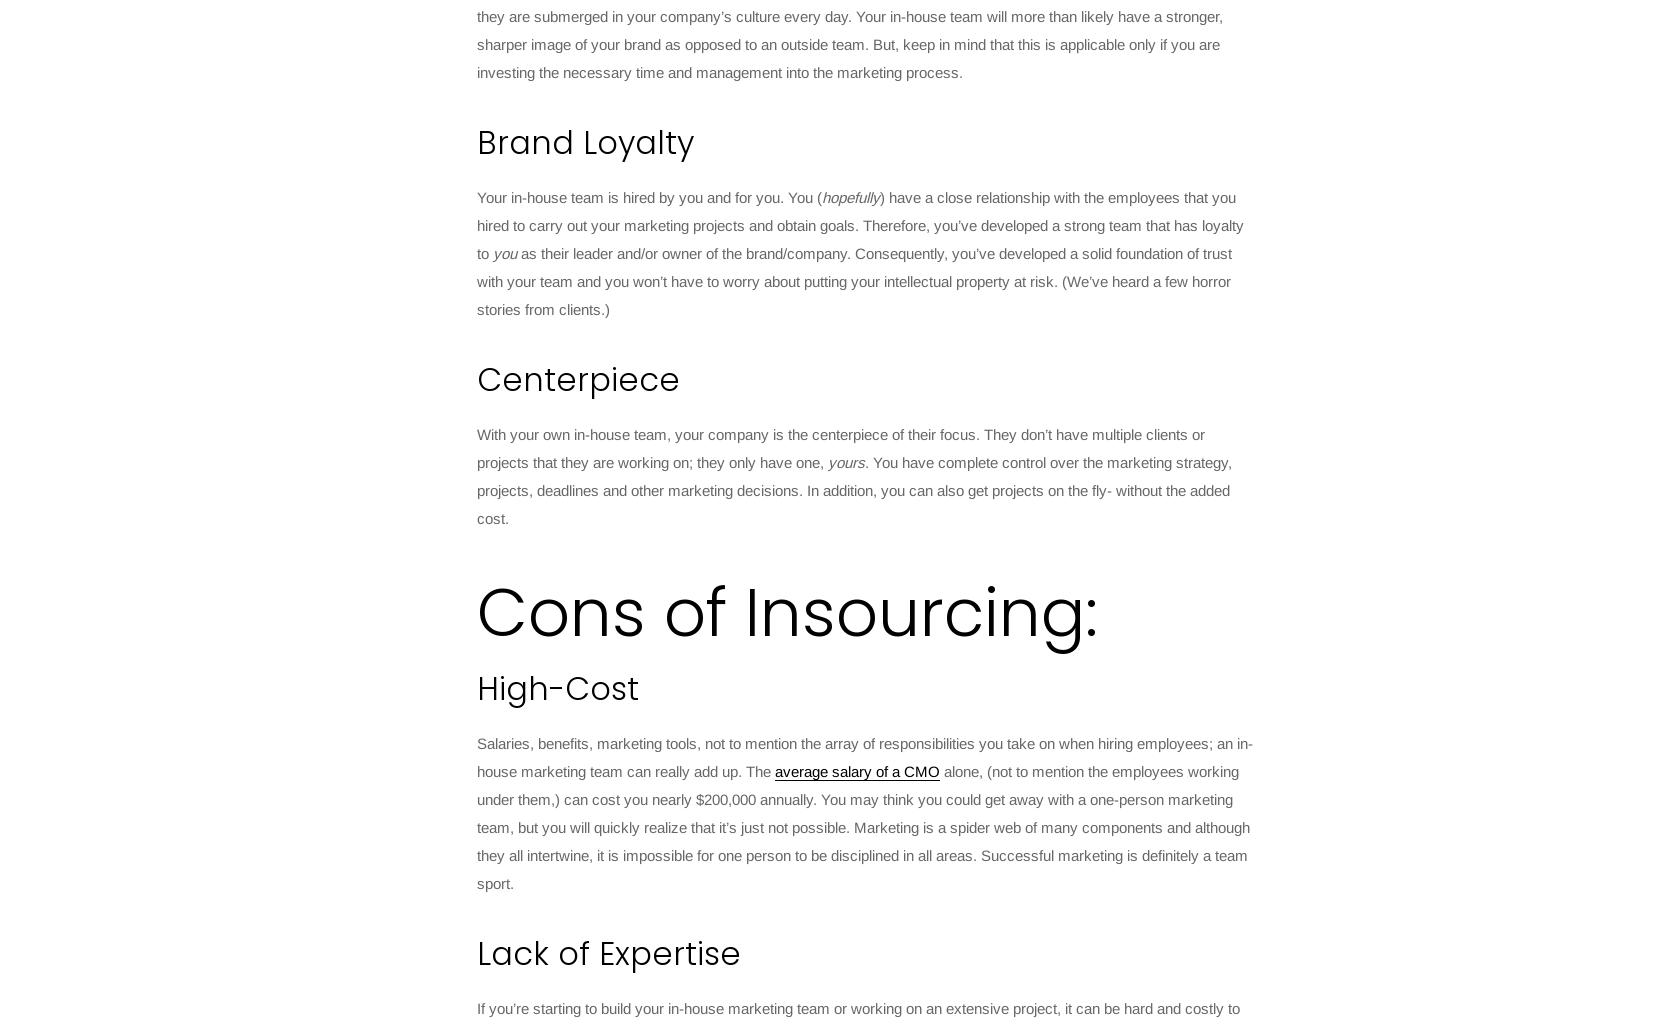  What do you see at coordinates (853, 490) in the screenshot?
I see `'. You have complete control over the marketing strategy, projects, deadlines and other marketing decisions. In addition, you can also get projects on the fly- without the added cost.'` at bounding box center [853, 490].